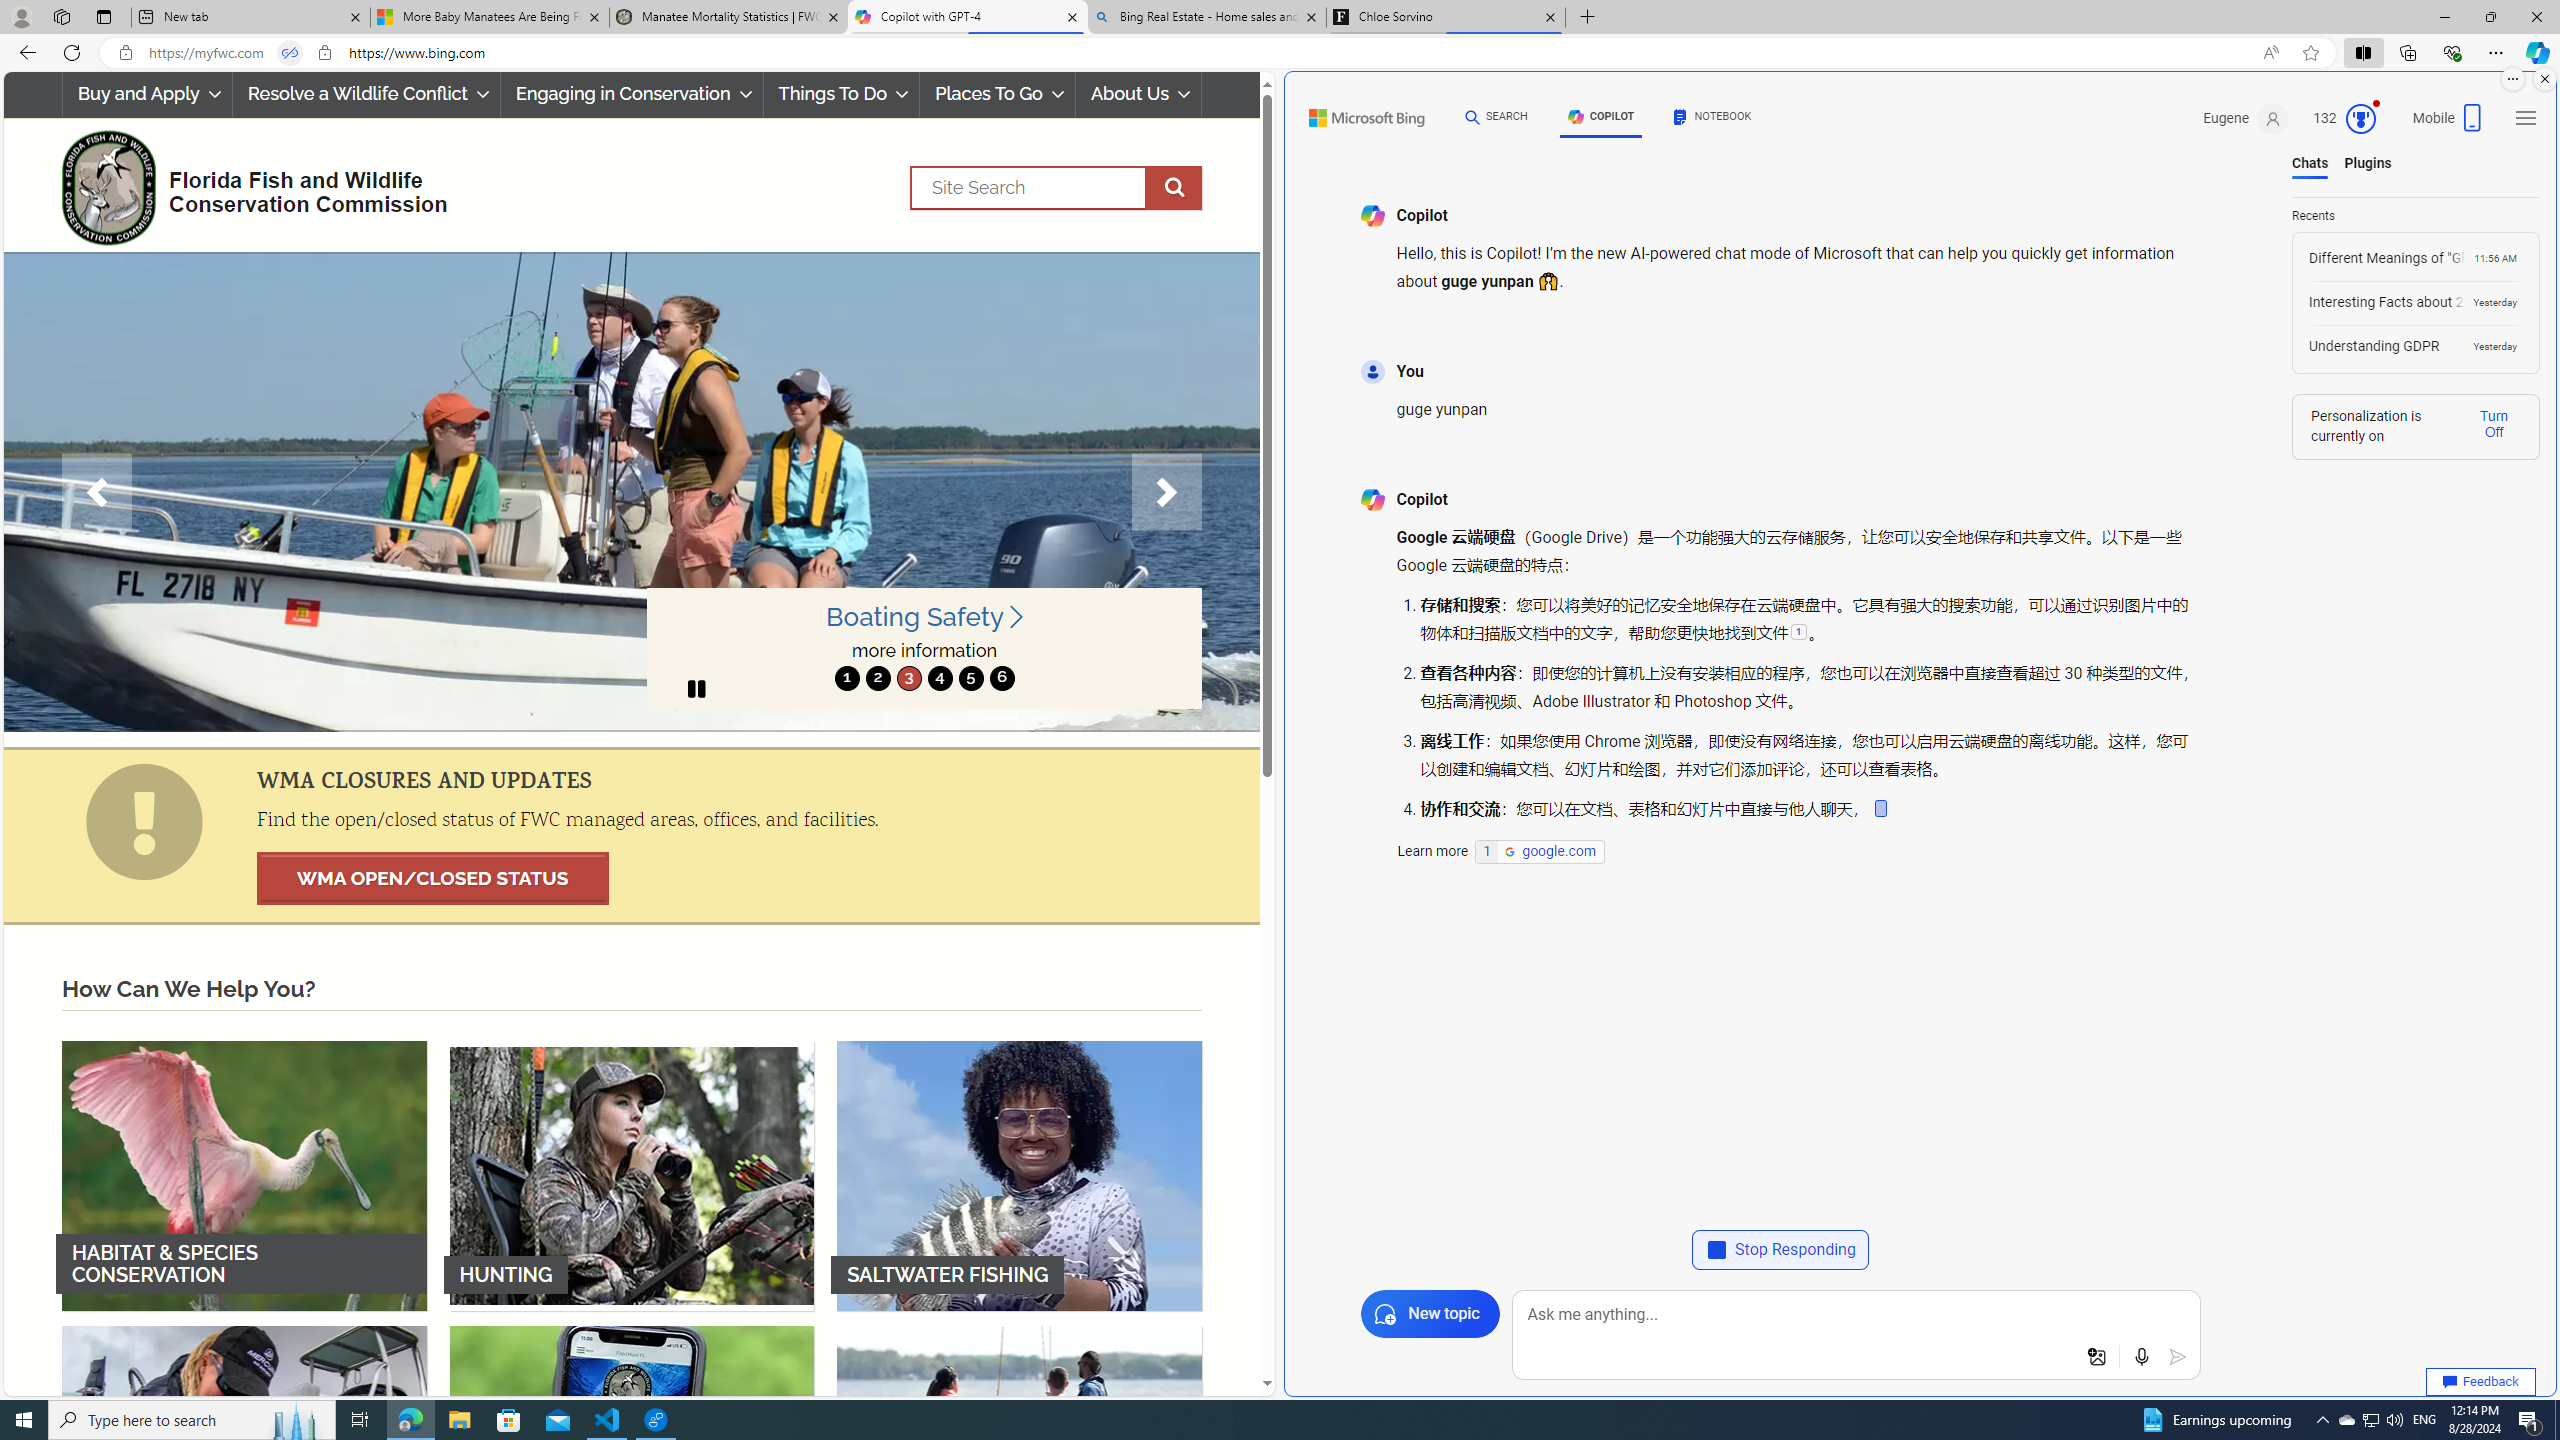 The width and height of the screenshot is (2560, 1440). Describe the element at coordinates (847, 677) in the screenshot. I see `'move to slide 1'` at that location.